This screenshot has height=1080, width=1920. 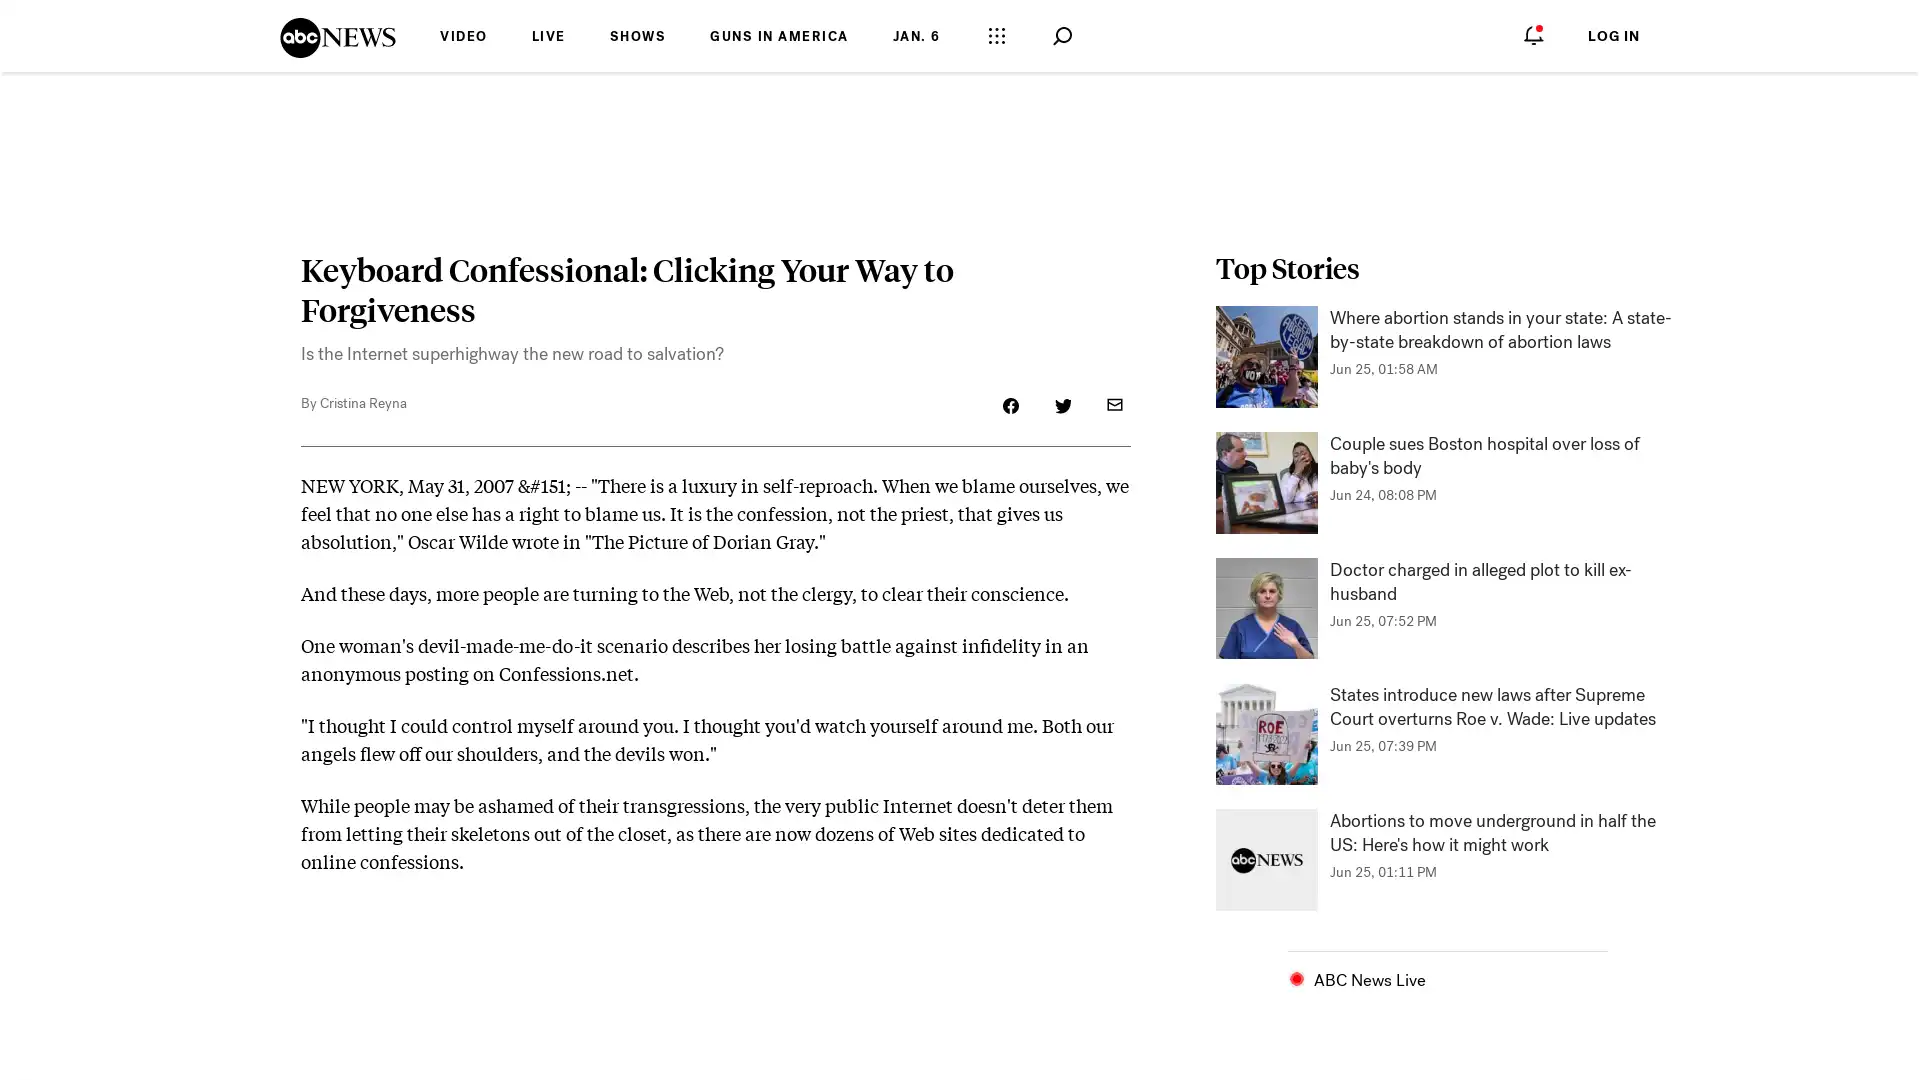 I want to click on Share Story by Email, so click(x=1113, y=405).